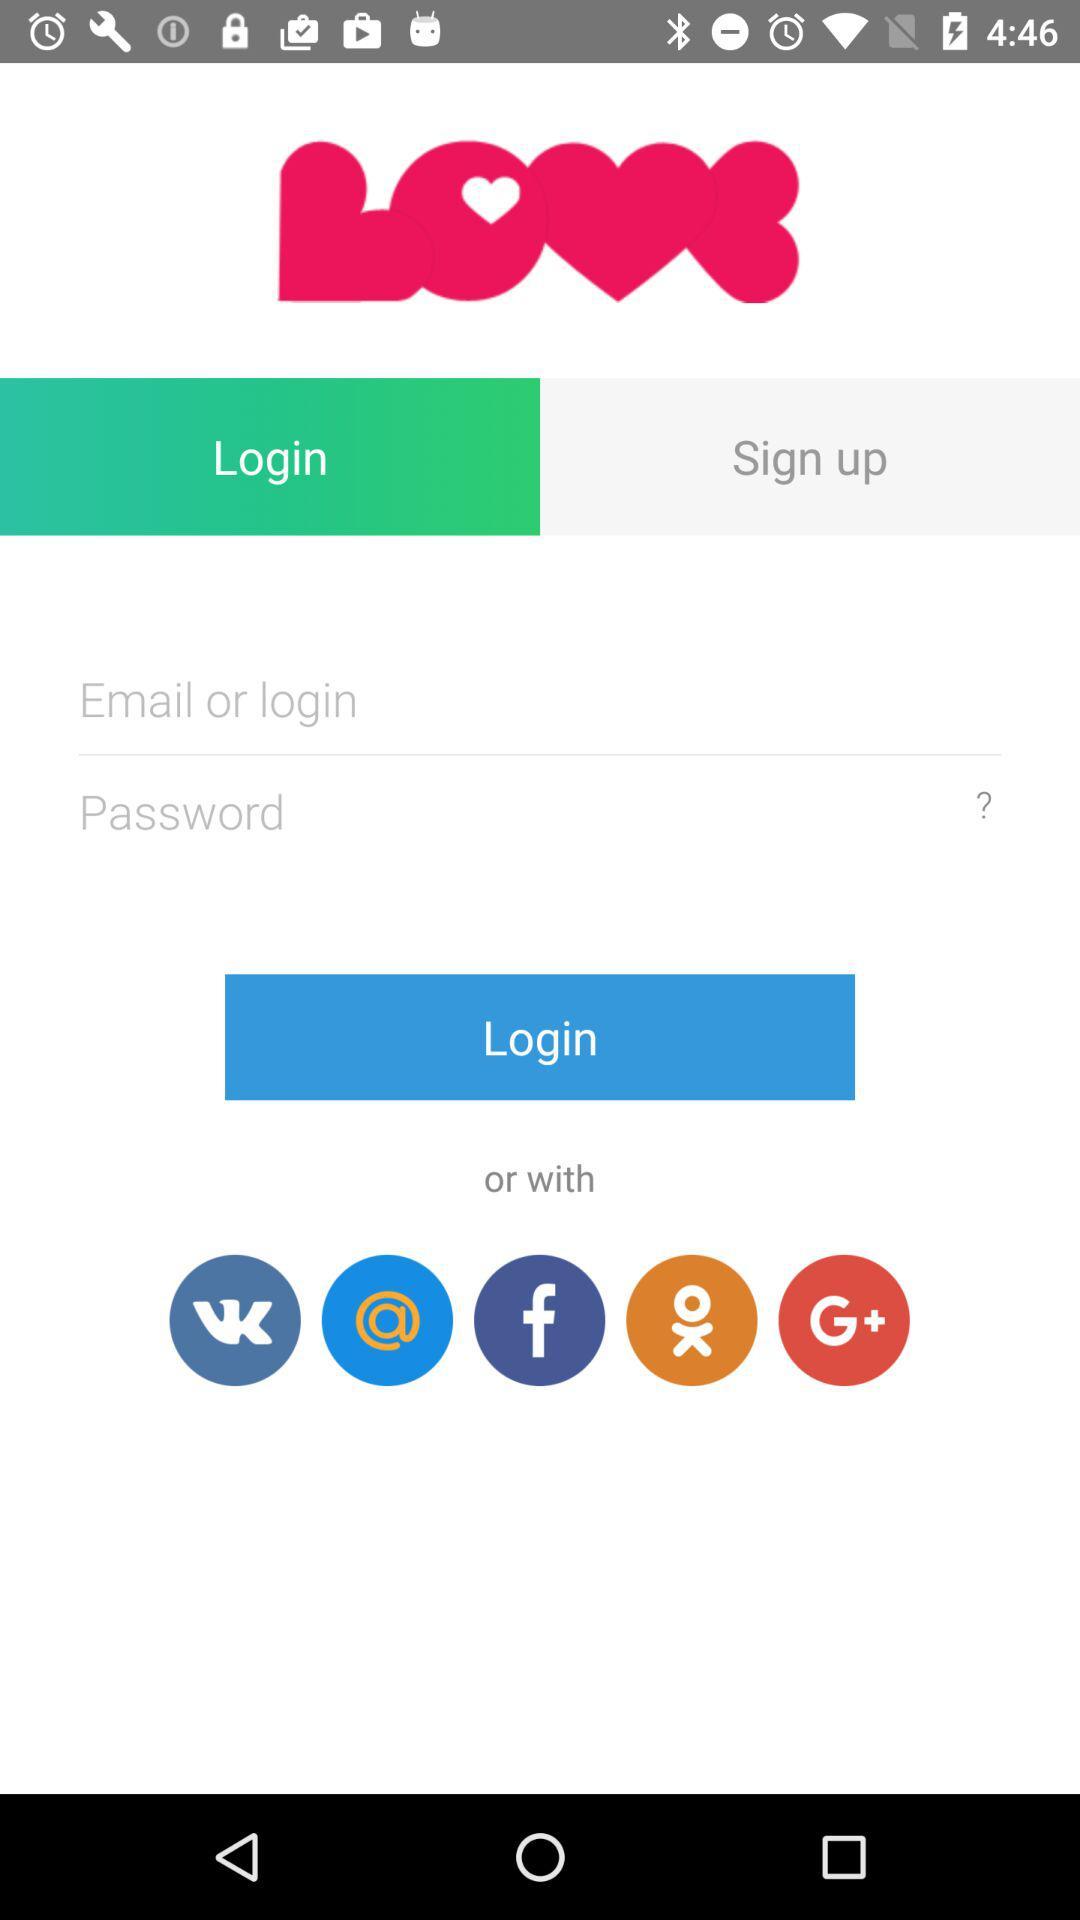 Image resolution: width=1080 pixels, height=1920 pixels. Describe the element at coordinates (810, 455) in the screenshot. I see `icon to the right of login` at that location.